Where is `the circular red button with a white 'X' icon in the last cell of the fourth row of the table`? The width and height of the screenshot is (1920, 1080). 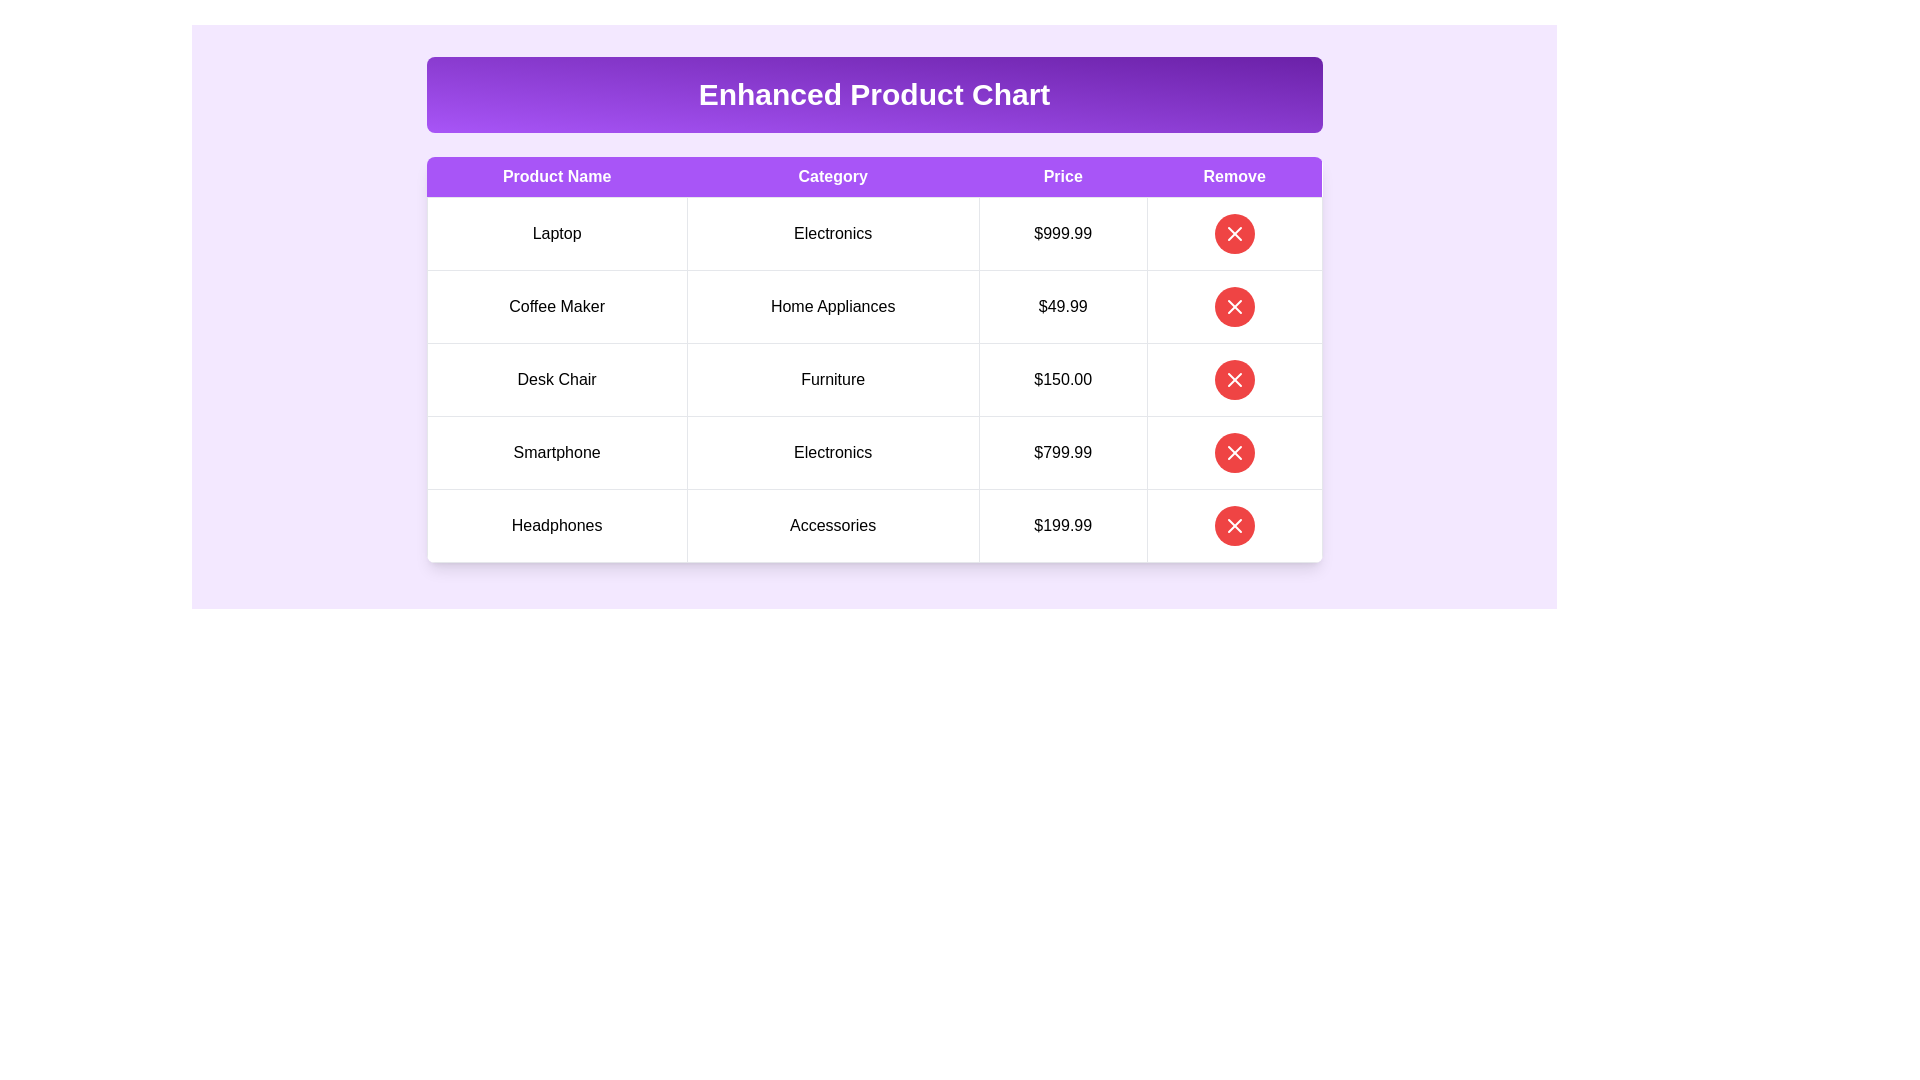 the circular red button with a white 'X' icon in the last cell of the fourth row of the table is located at coordinates (1233, 452).